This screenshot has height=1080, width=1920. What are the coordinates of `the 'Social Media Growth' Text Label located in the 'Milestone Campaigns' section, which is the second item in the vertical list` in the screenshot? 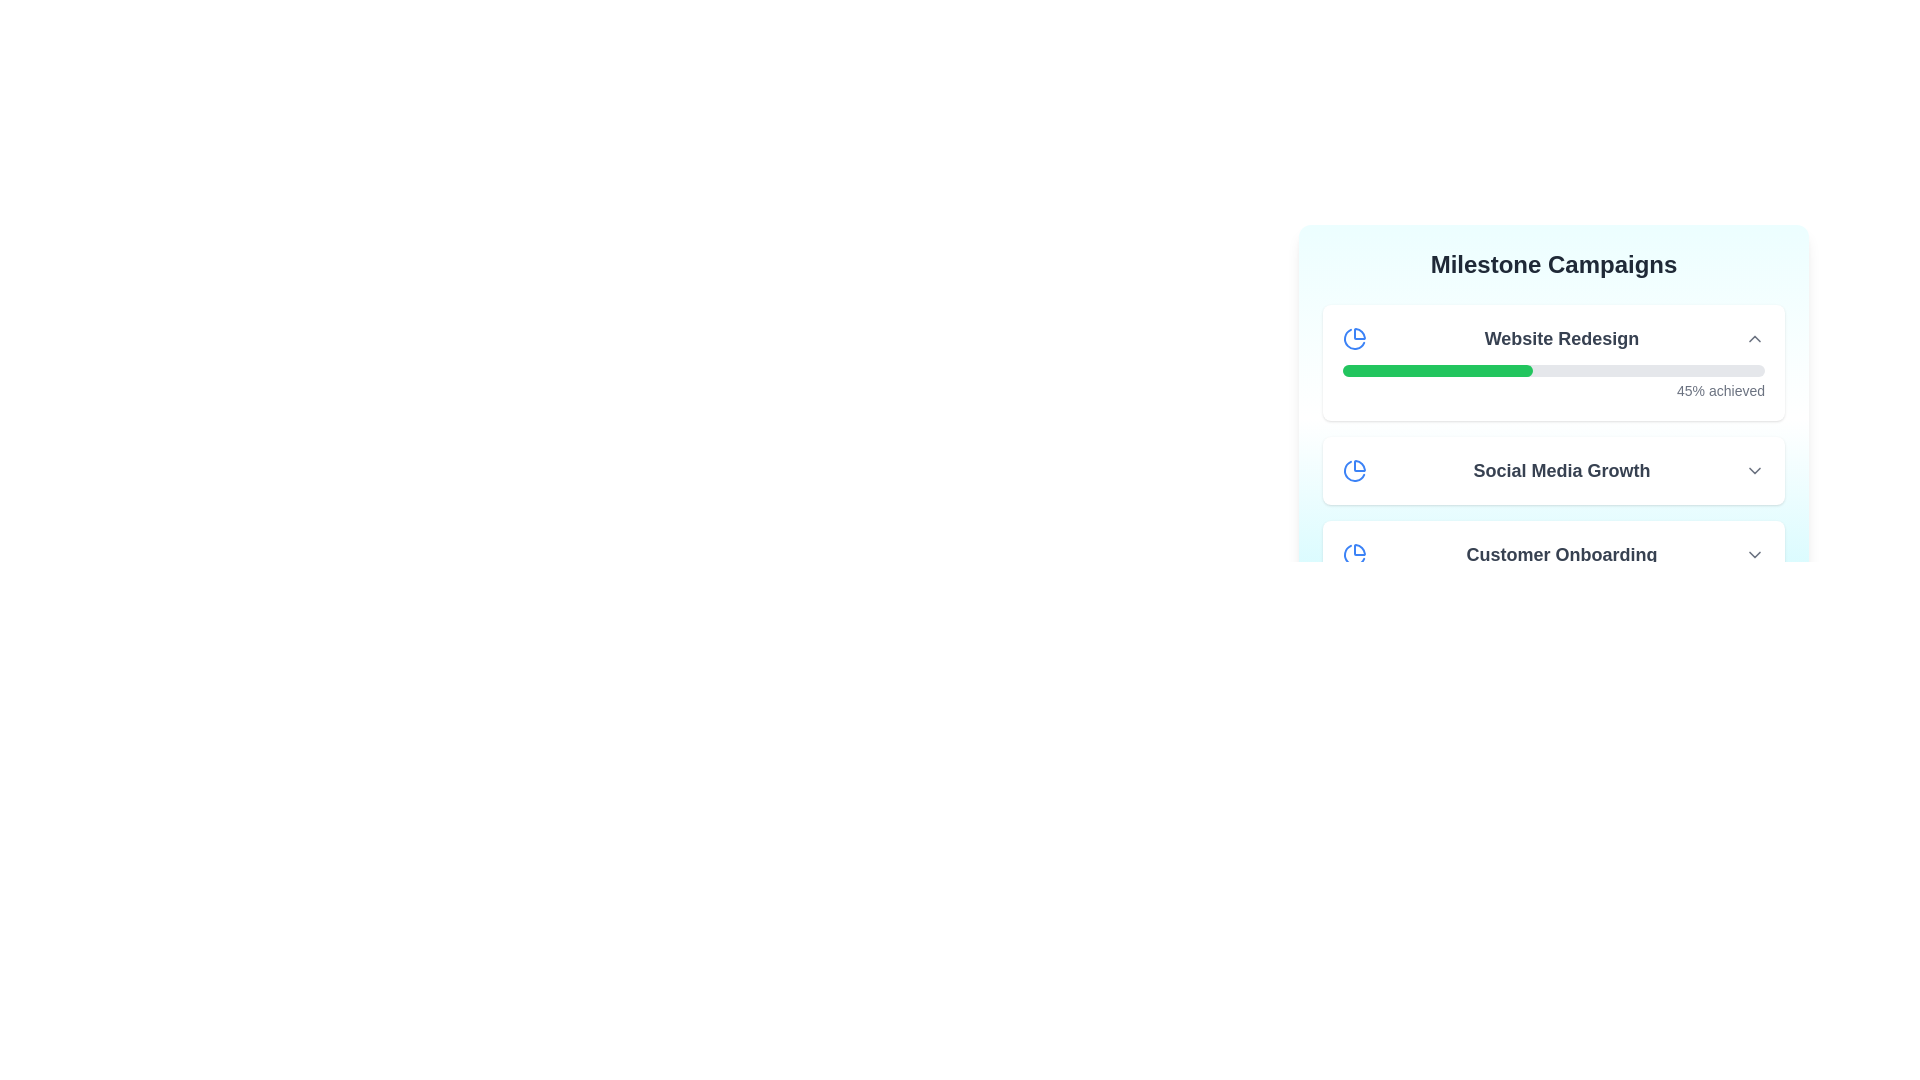 It's located at (1560, 470).